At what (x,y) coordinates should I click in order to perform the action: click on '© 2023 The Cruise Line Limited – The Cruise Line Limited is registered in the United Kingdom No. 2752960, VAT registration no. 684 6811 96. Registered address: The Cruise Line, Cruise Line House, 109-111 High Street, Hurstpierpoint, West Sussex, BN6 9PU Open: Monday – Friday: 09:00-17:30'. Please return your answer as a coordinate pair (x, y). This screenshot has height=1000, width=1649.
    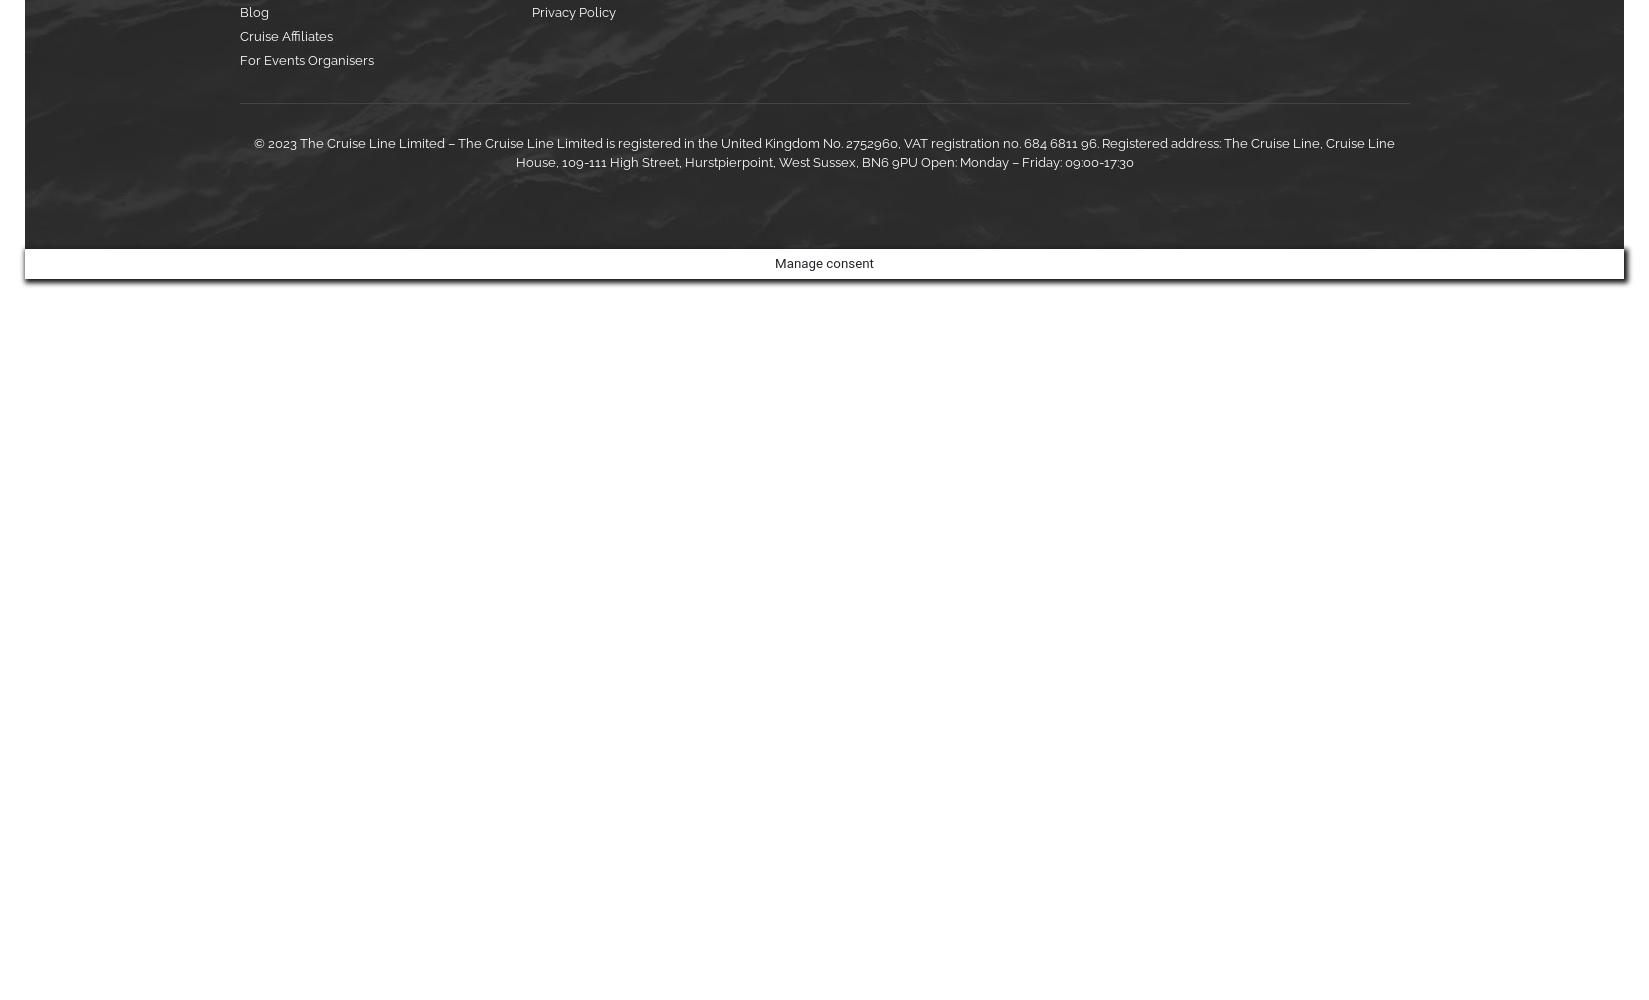
    Looking at the image, I should click on (824, 153).